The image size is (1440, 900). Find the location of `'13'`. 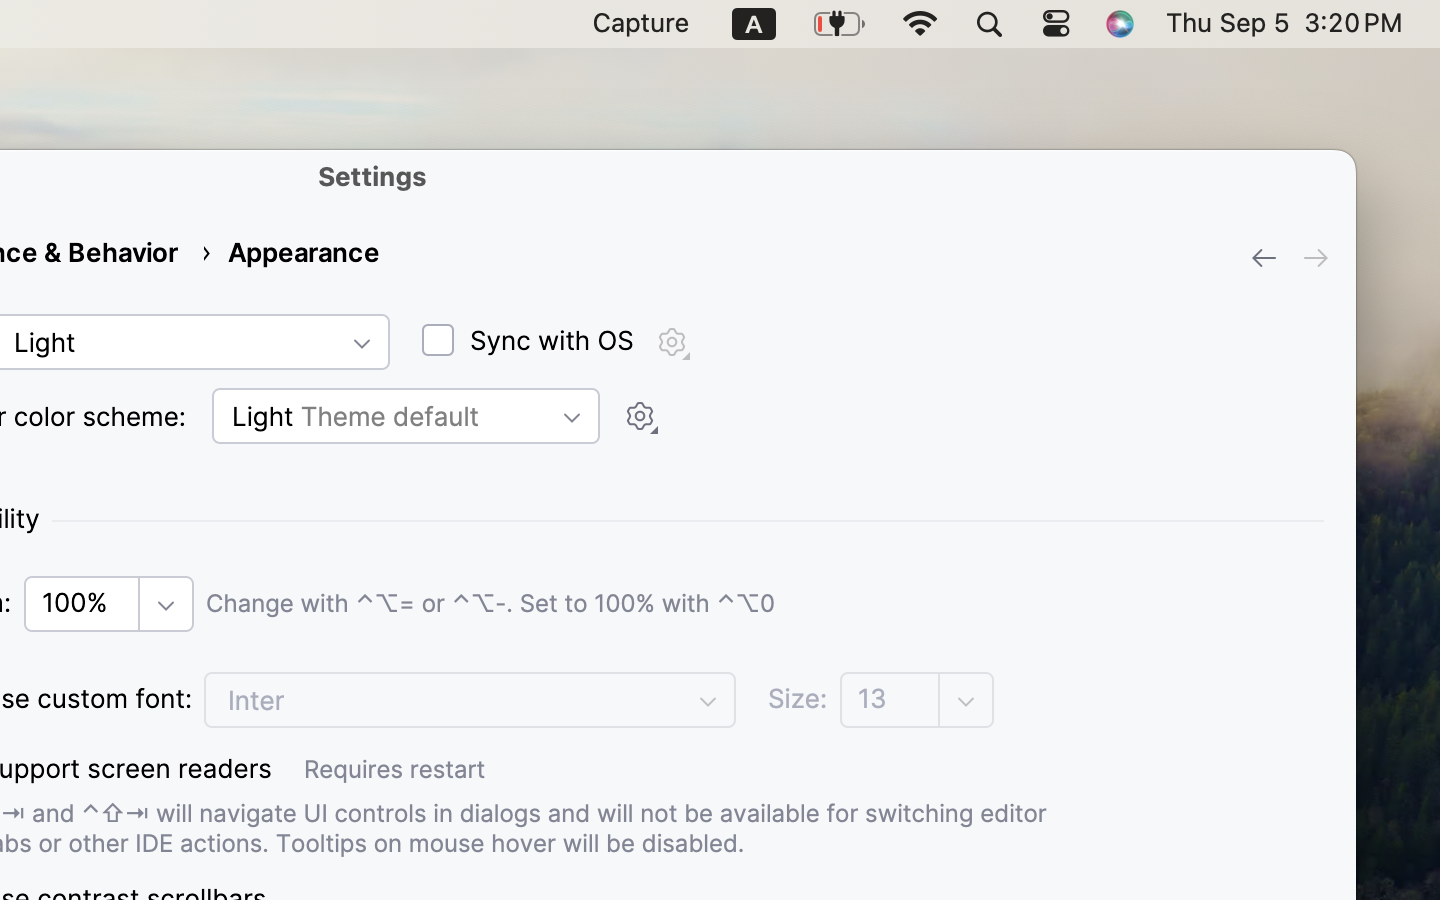

'13' is located at coordinates (890, 698).